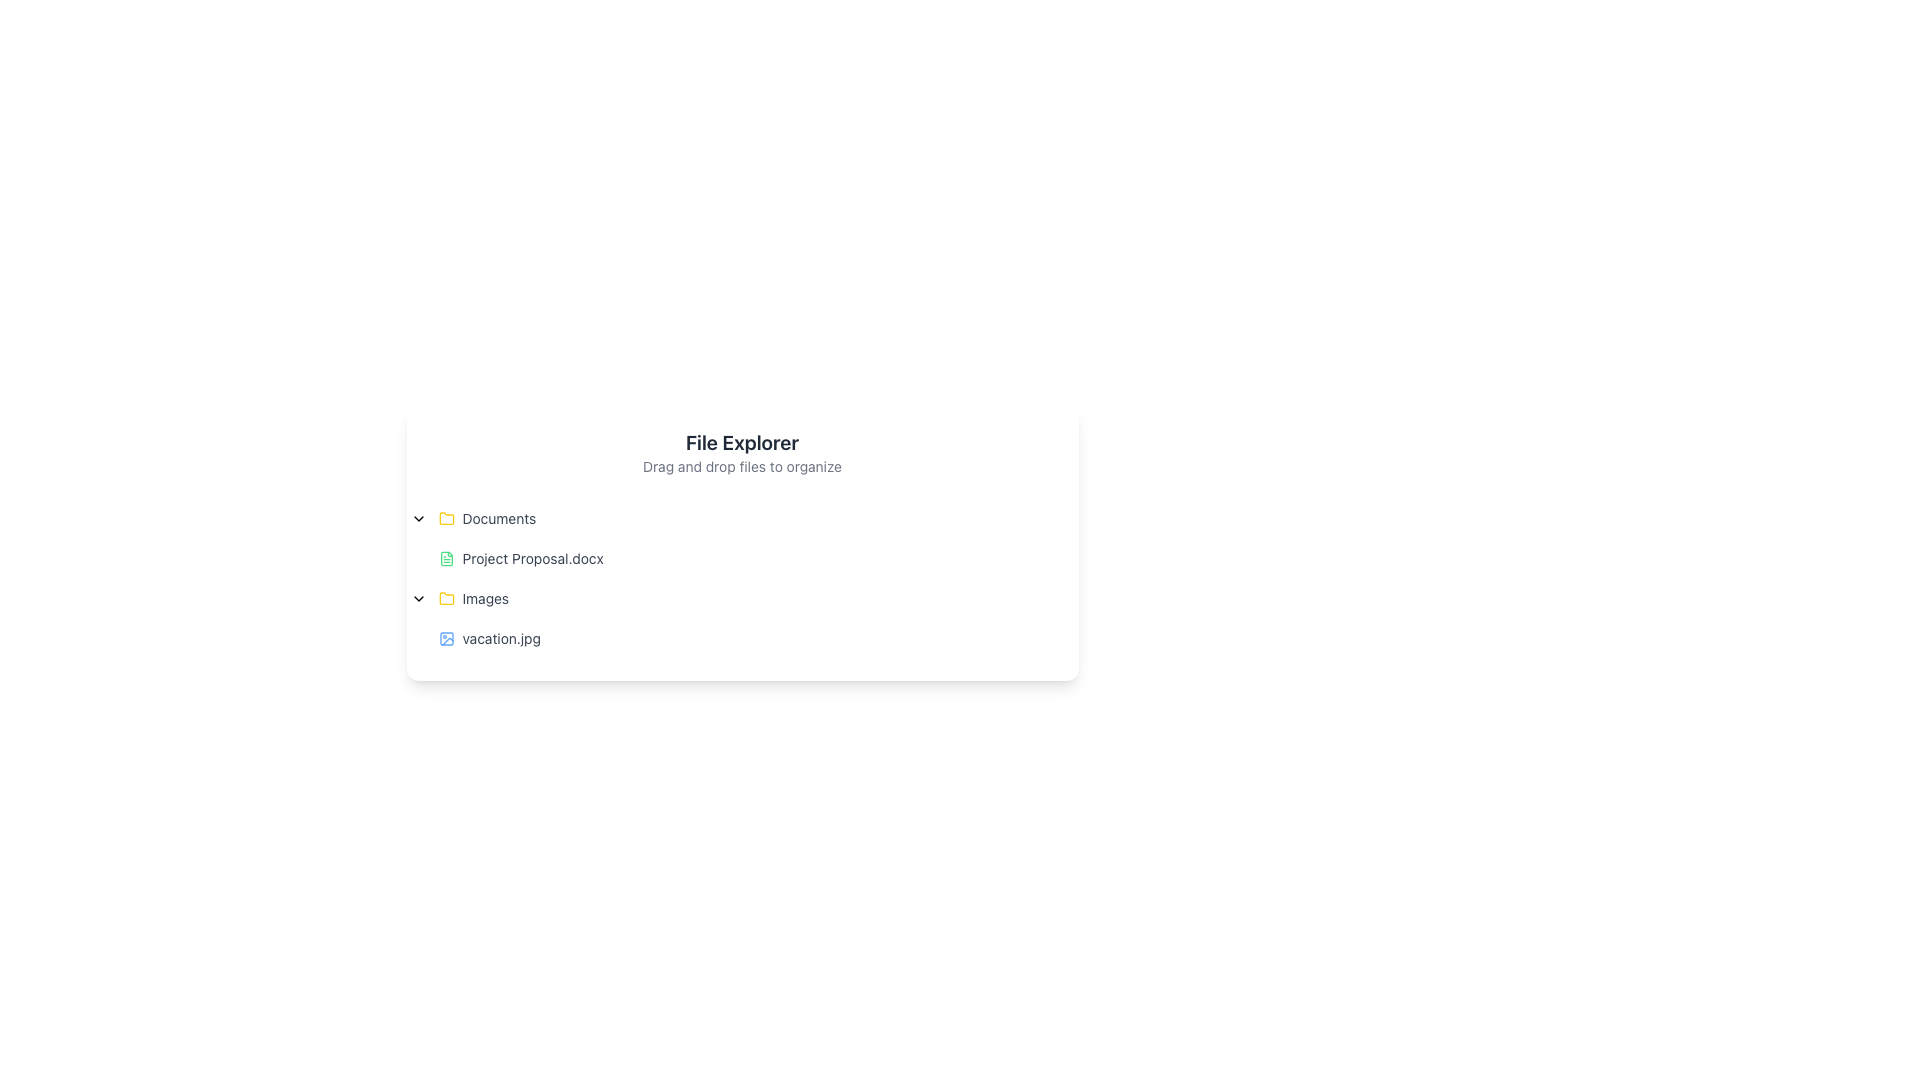 This screenshot has height=1080, width=1920. I want to click on the chevron button located to the left of the 'Images' folder name in the file explorer, so click(417, 597).